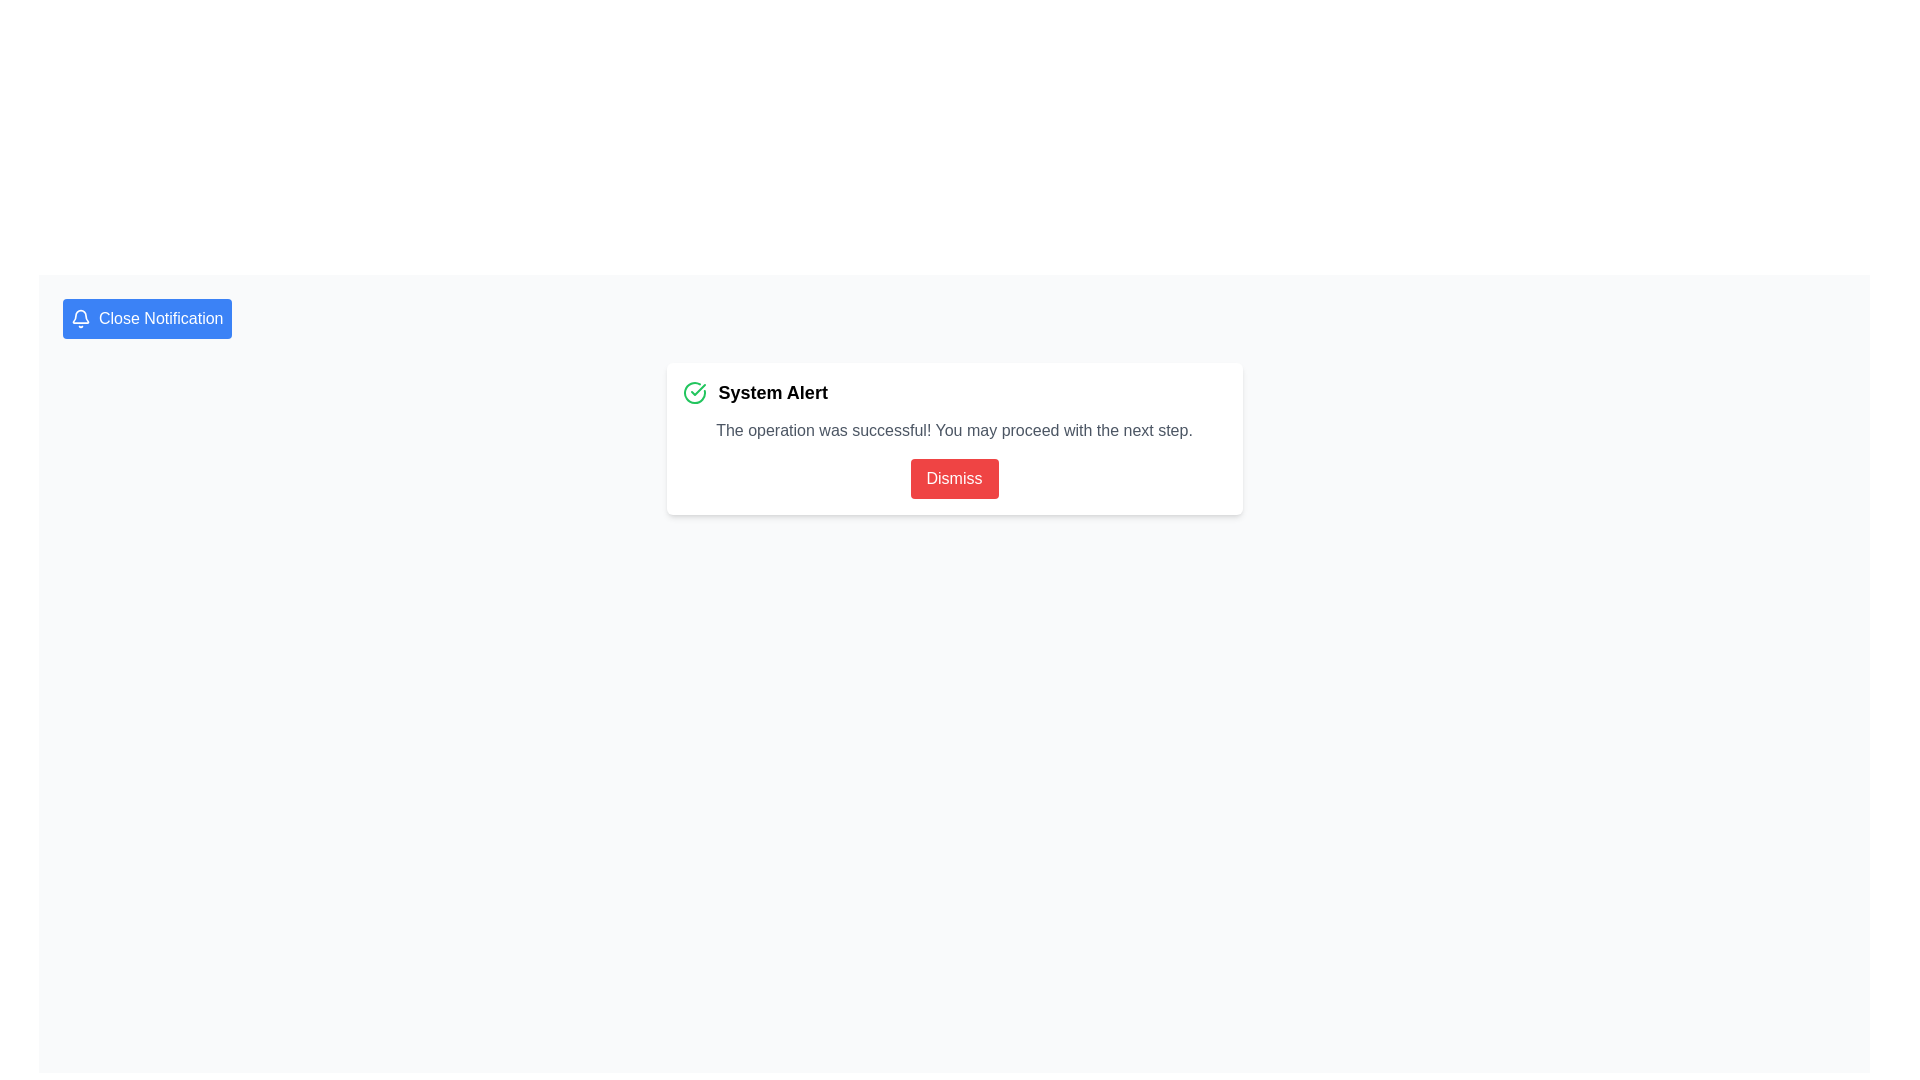 Image resolution: width=1920 pixels, height=1080 pixels. What do you see at coordinates (697, 389) in the screenshot?
I see `the check mark icon that symbolizes the successful completion of an operation, located to the left of the 'System Alert' title within the notification card` at bounding box center [697, 389].